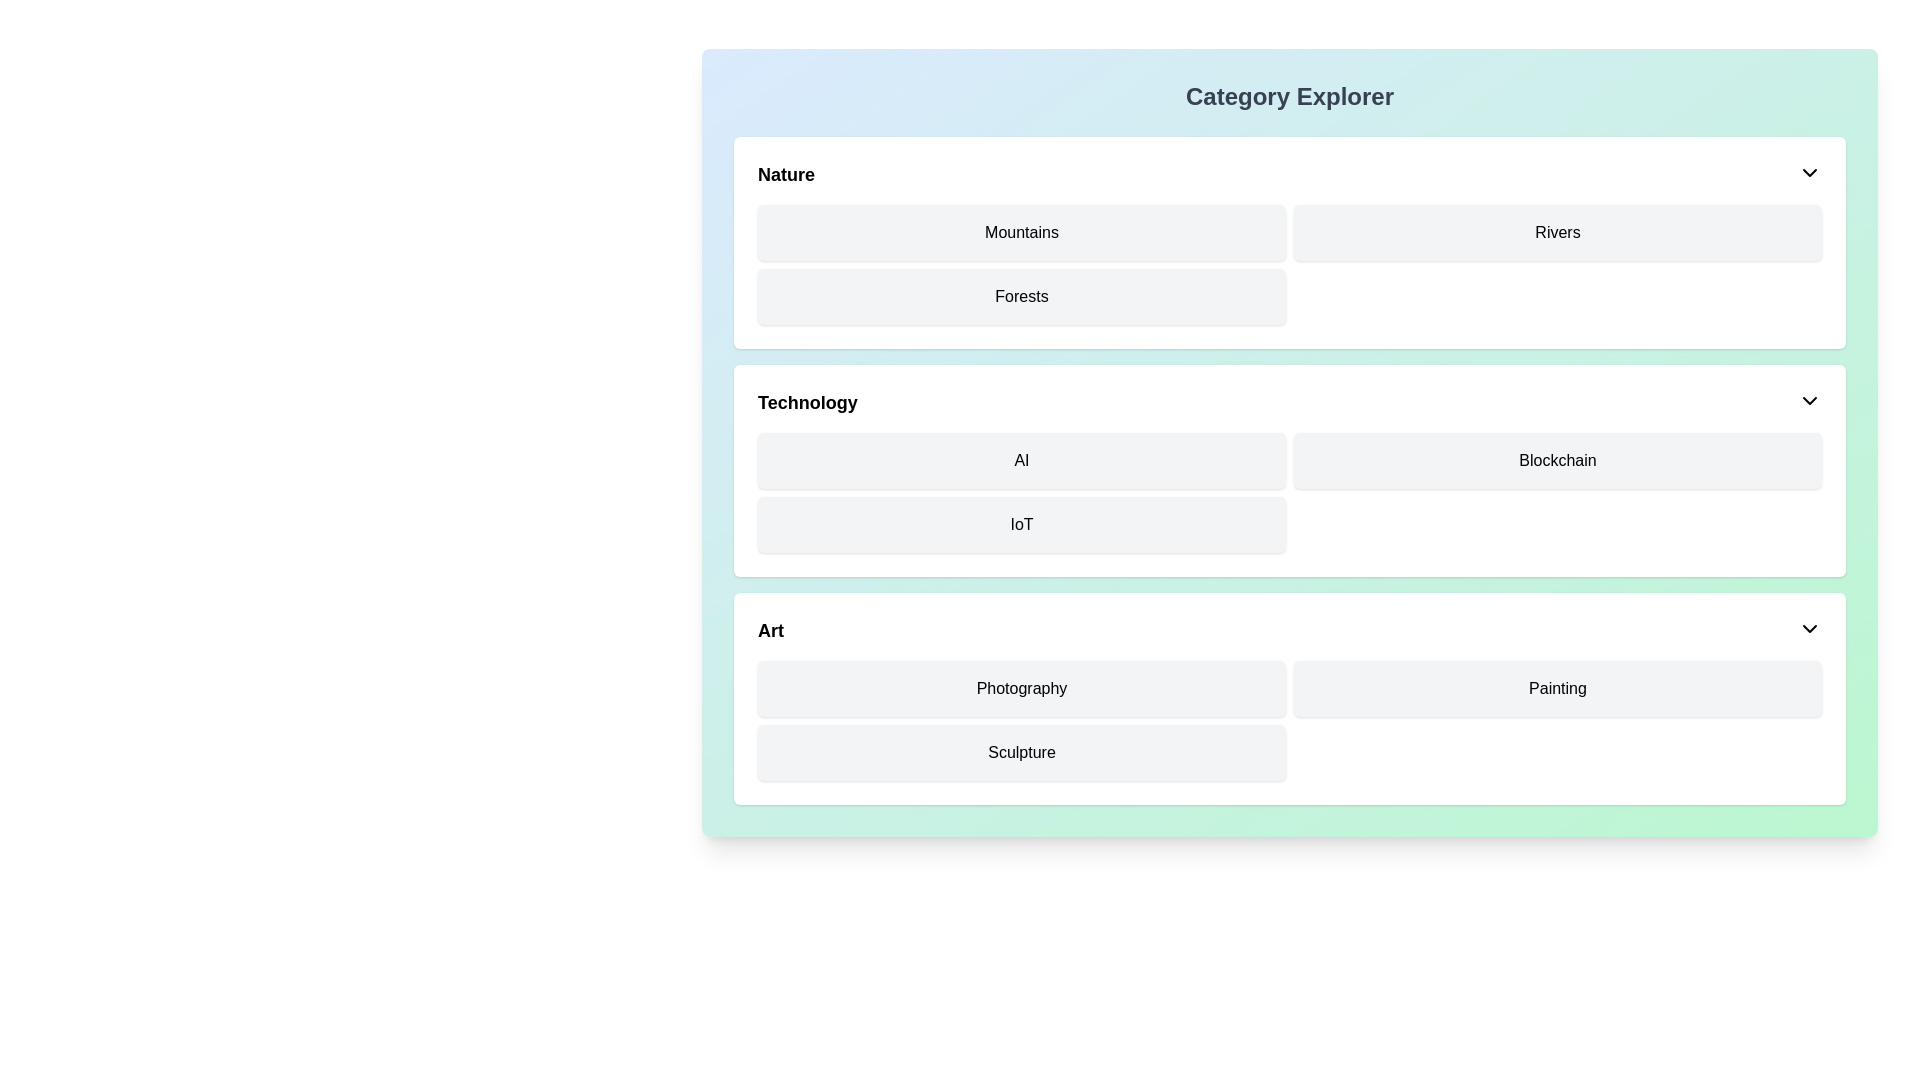 This screenshot has height=1080, width=1920. Describe the element at coordinates (1022, 752) in the screenshot. I see `the selectable option box for 'Sculpture' located in the 'Art' section, below the 'Photography' box` at that location.